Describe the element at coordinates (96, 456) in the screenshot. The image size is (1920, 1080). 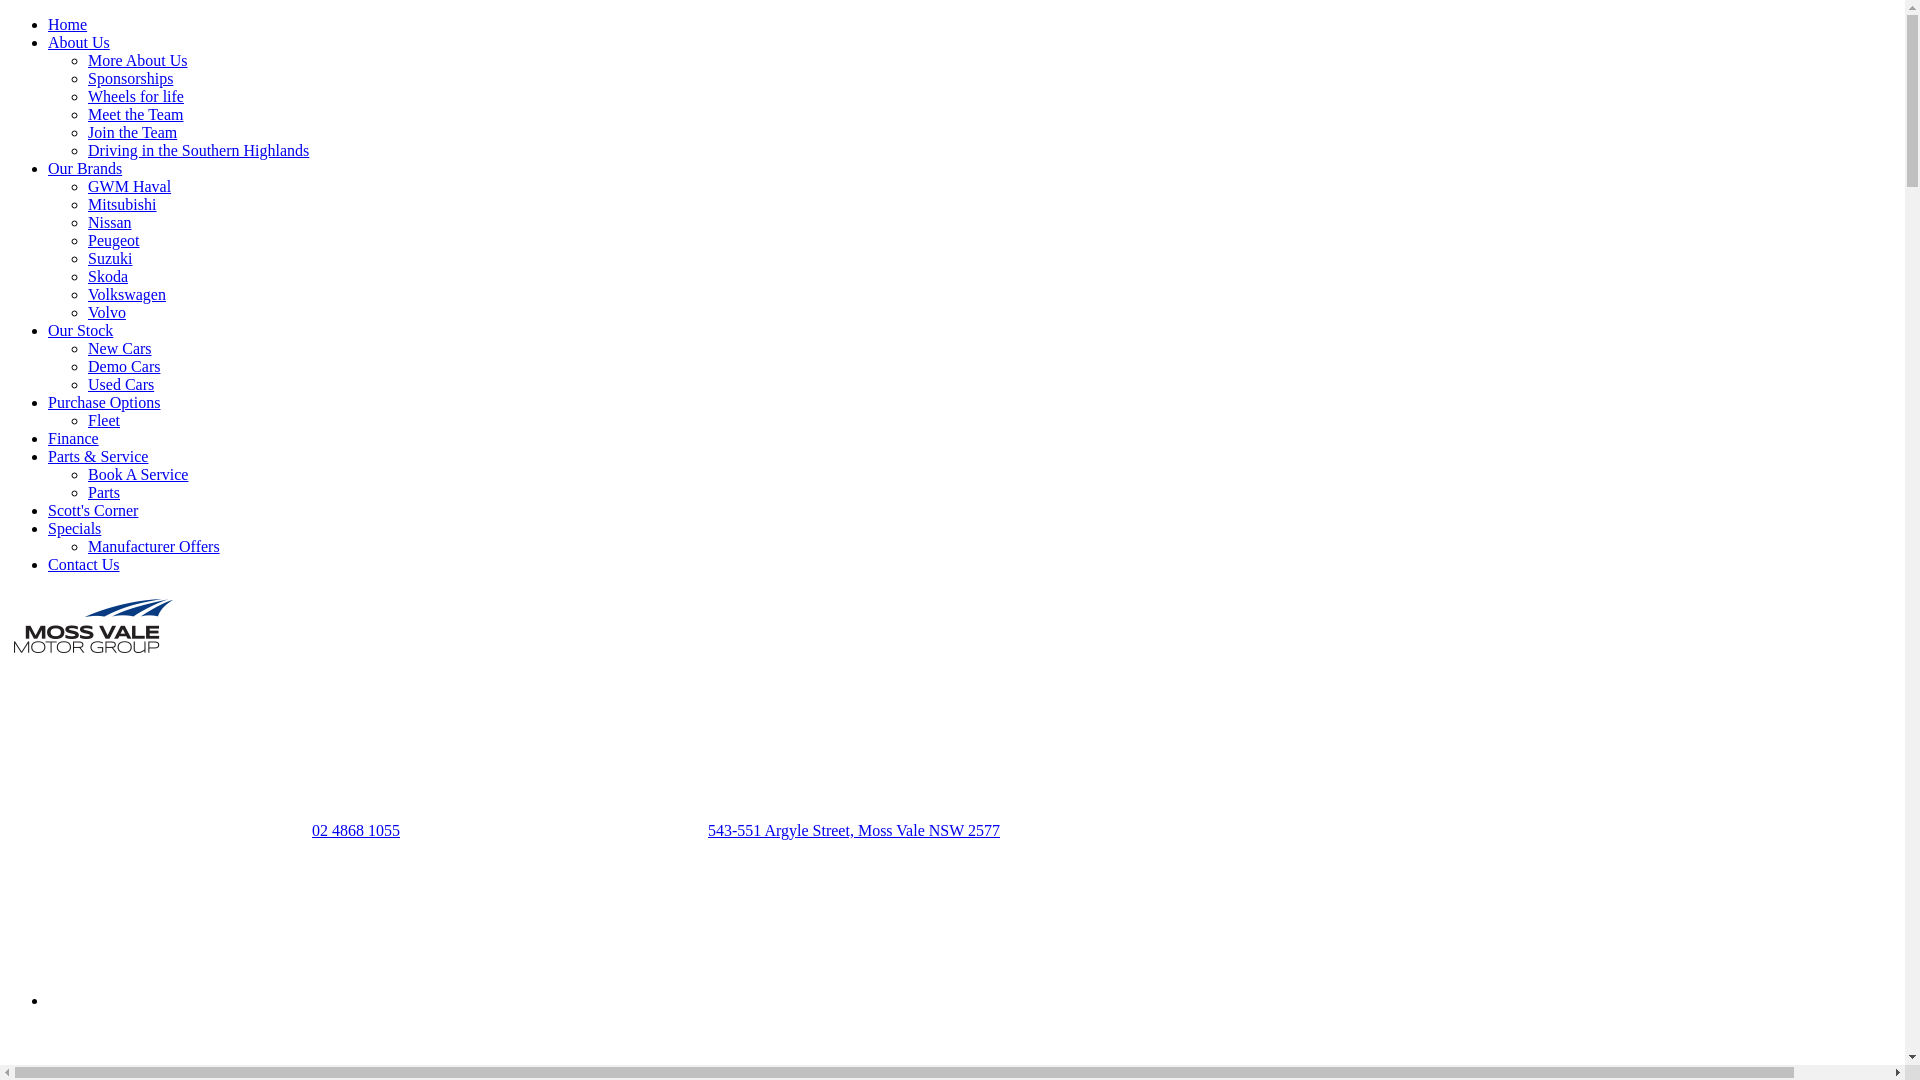
I see `'Parts & Service'` at that location.